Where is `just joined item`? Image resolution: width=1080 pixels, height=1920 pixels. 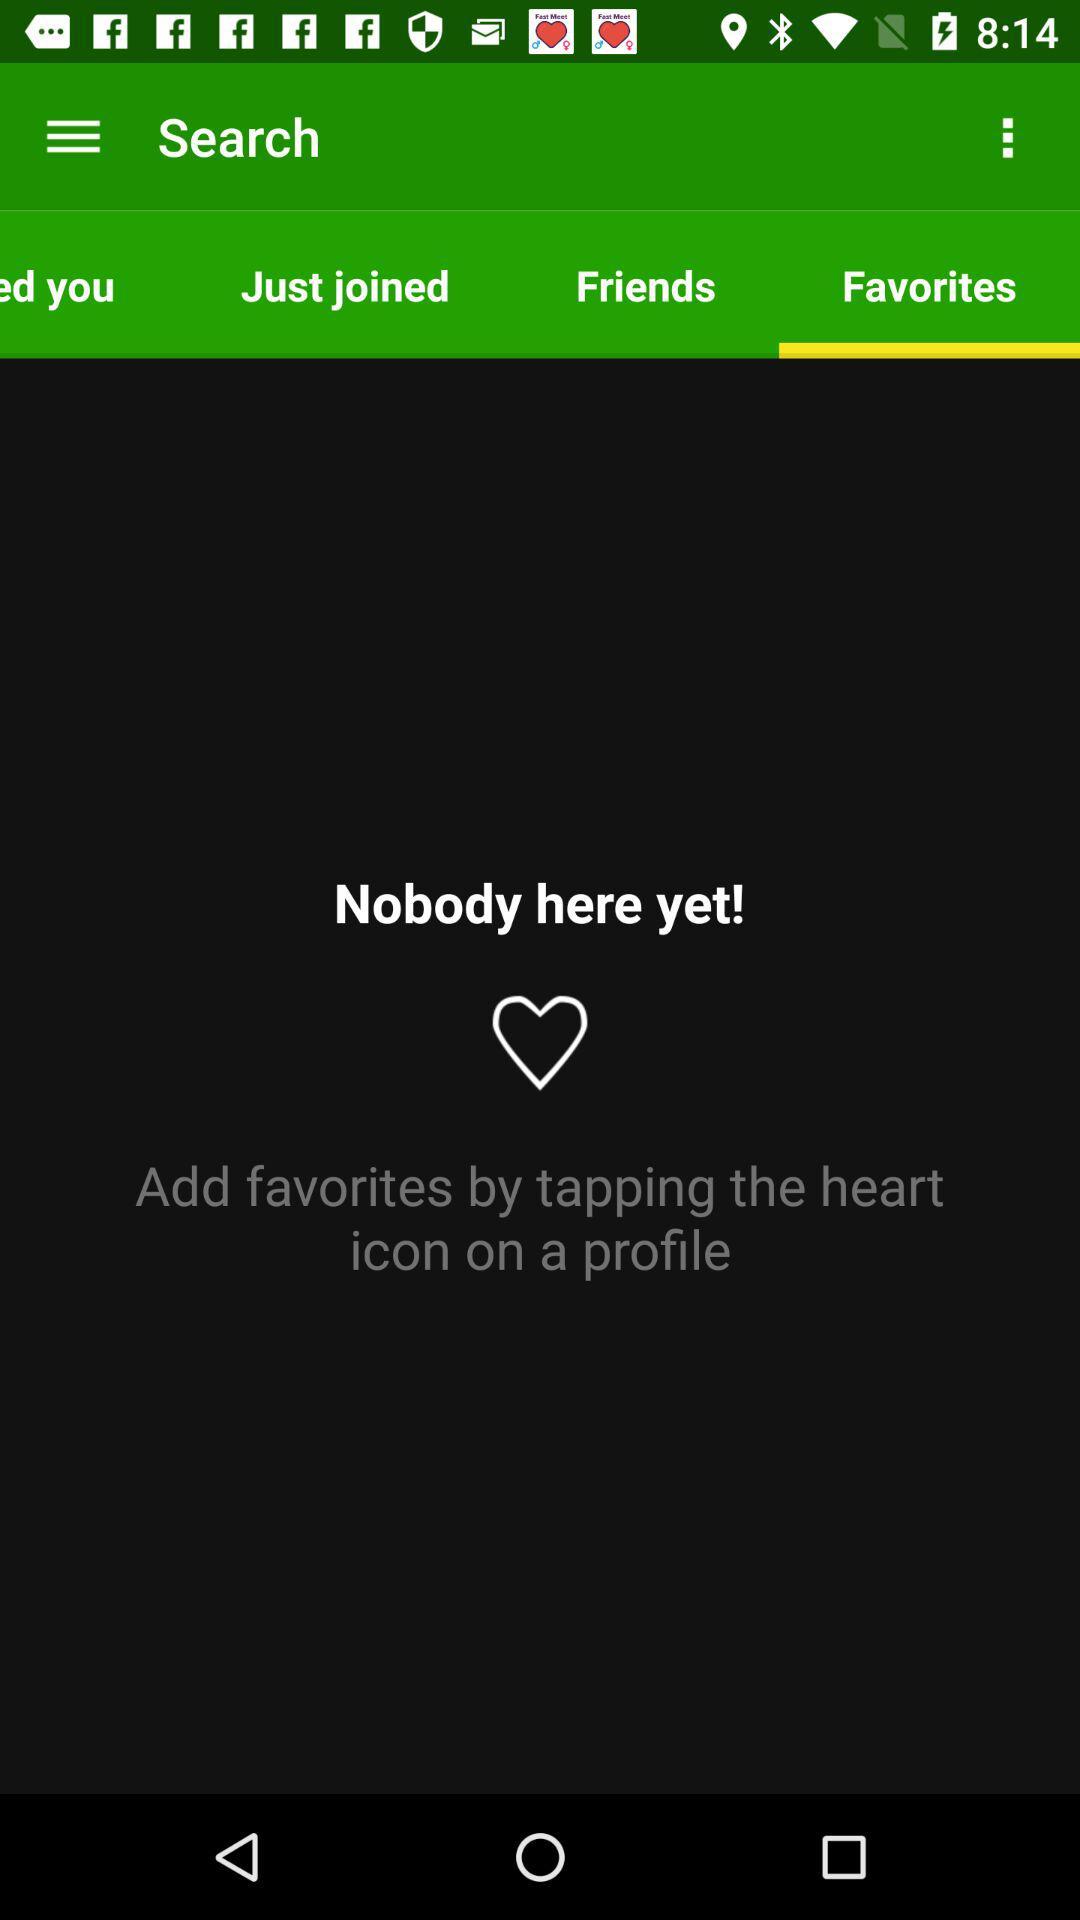 just joined item is located at coordinates (344, 283).